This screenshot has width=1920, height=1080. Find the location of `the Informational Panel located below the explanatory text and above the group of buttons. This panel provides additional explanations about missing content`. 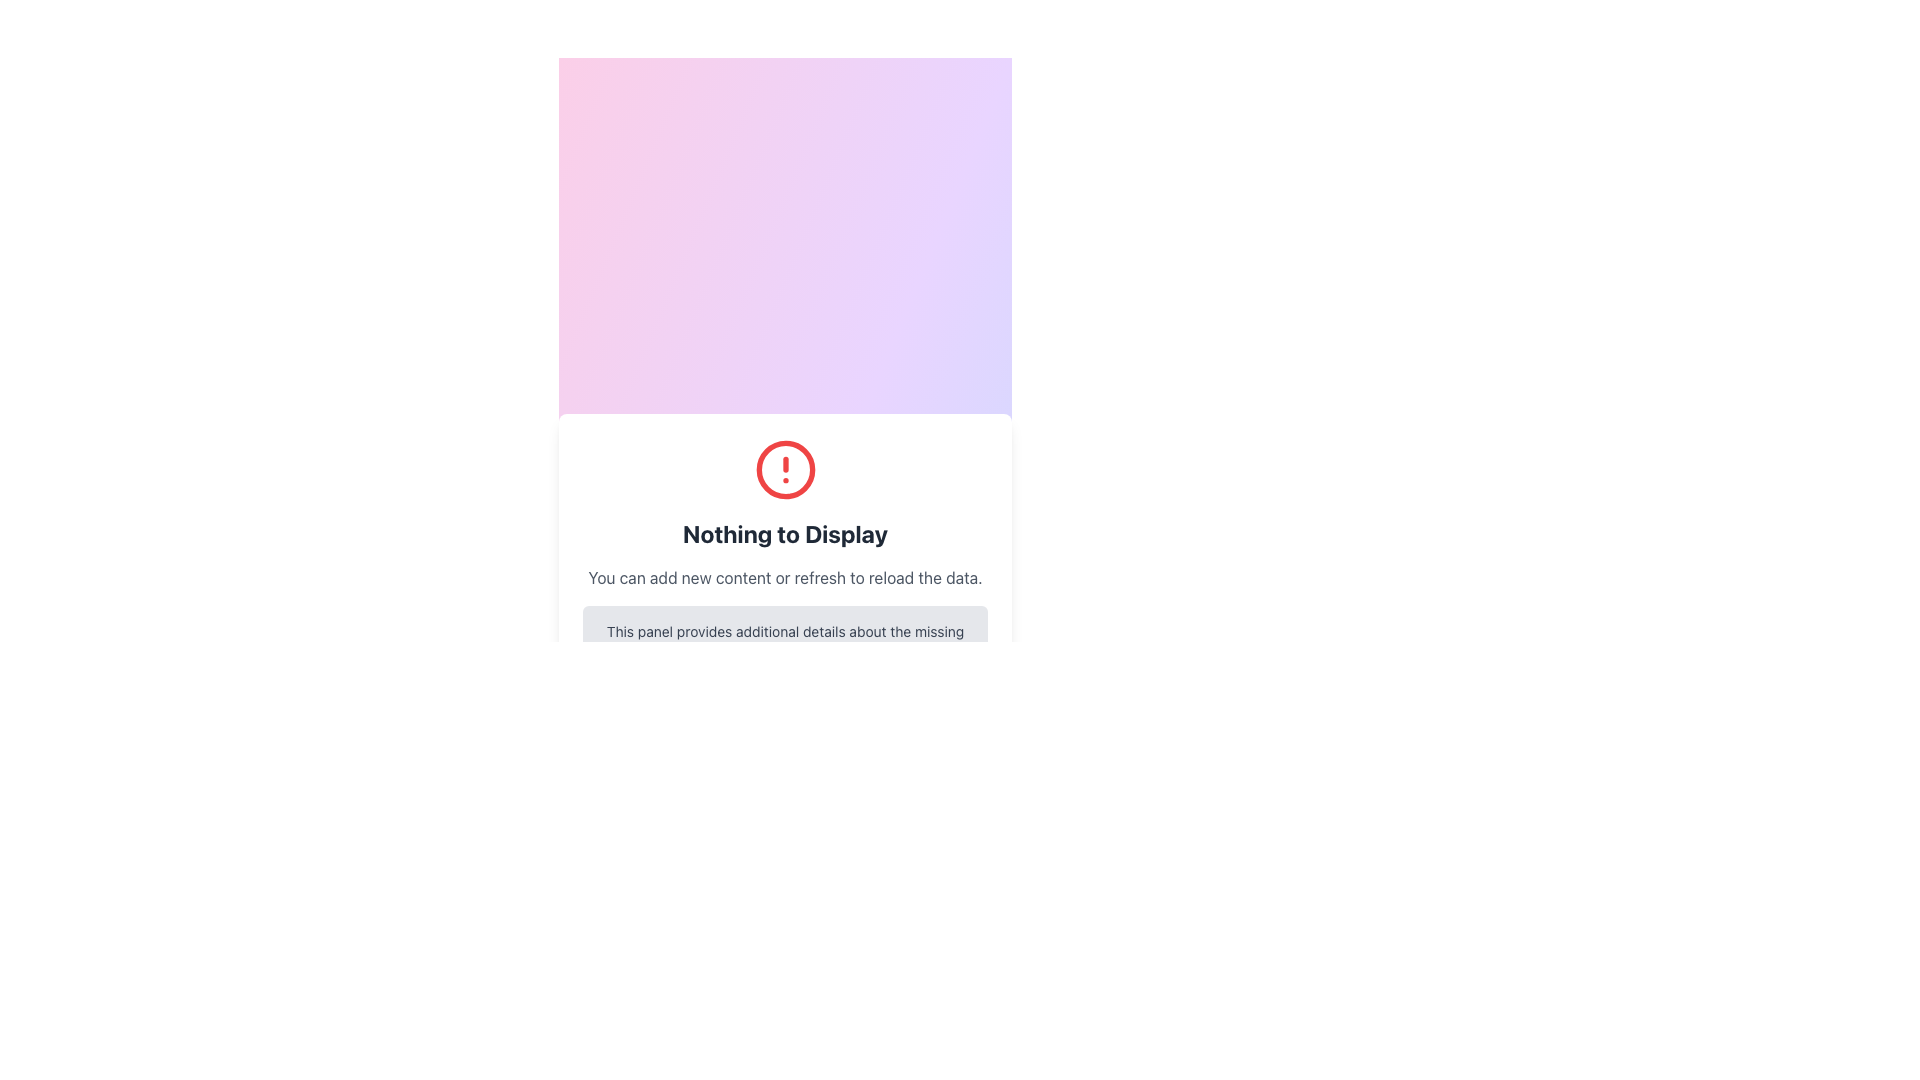

the Informational Panel located below the explanatory text and above the group of buttons. This panel provides additional explanations about missing content is located at coordinates (784, 641).